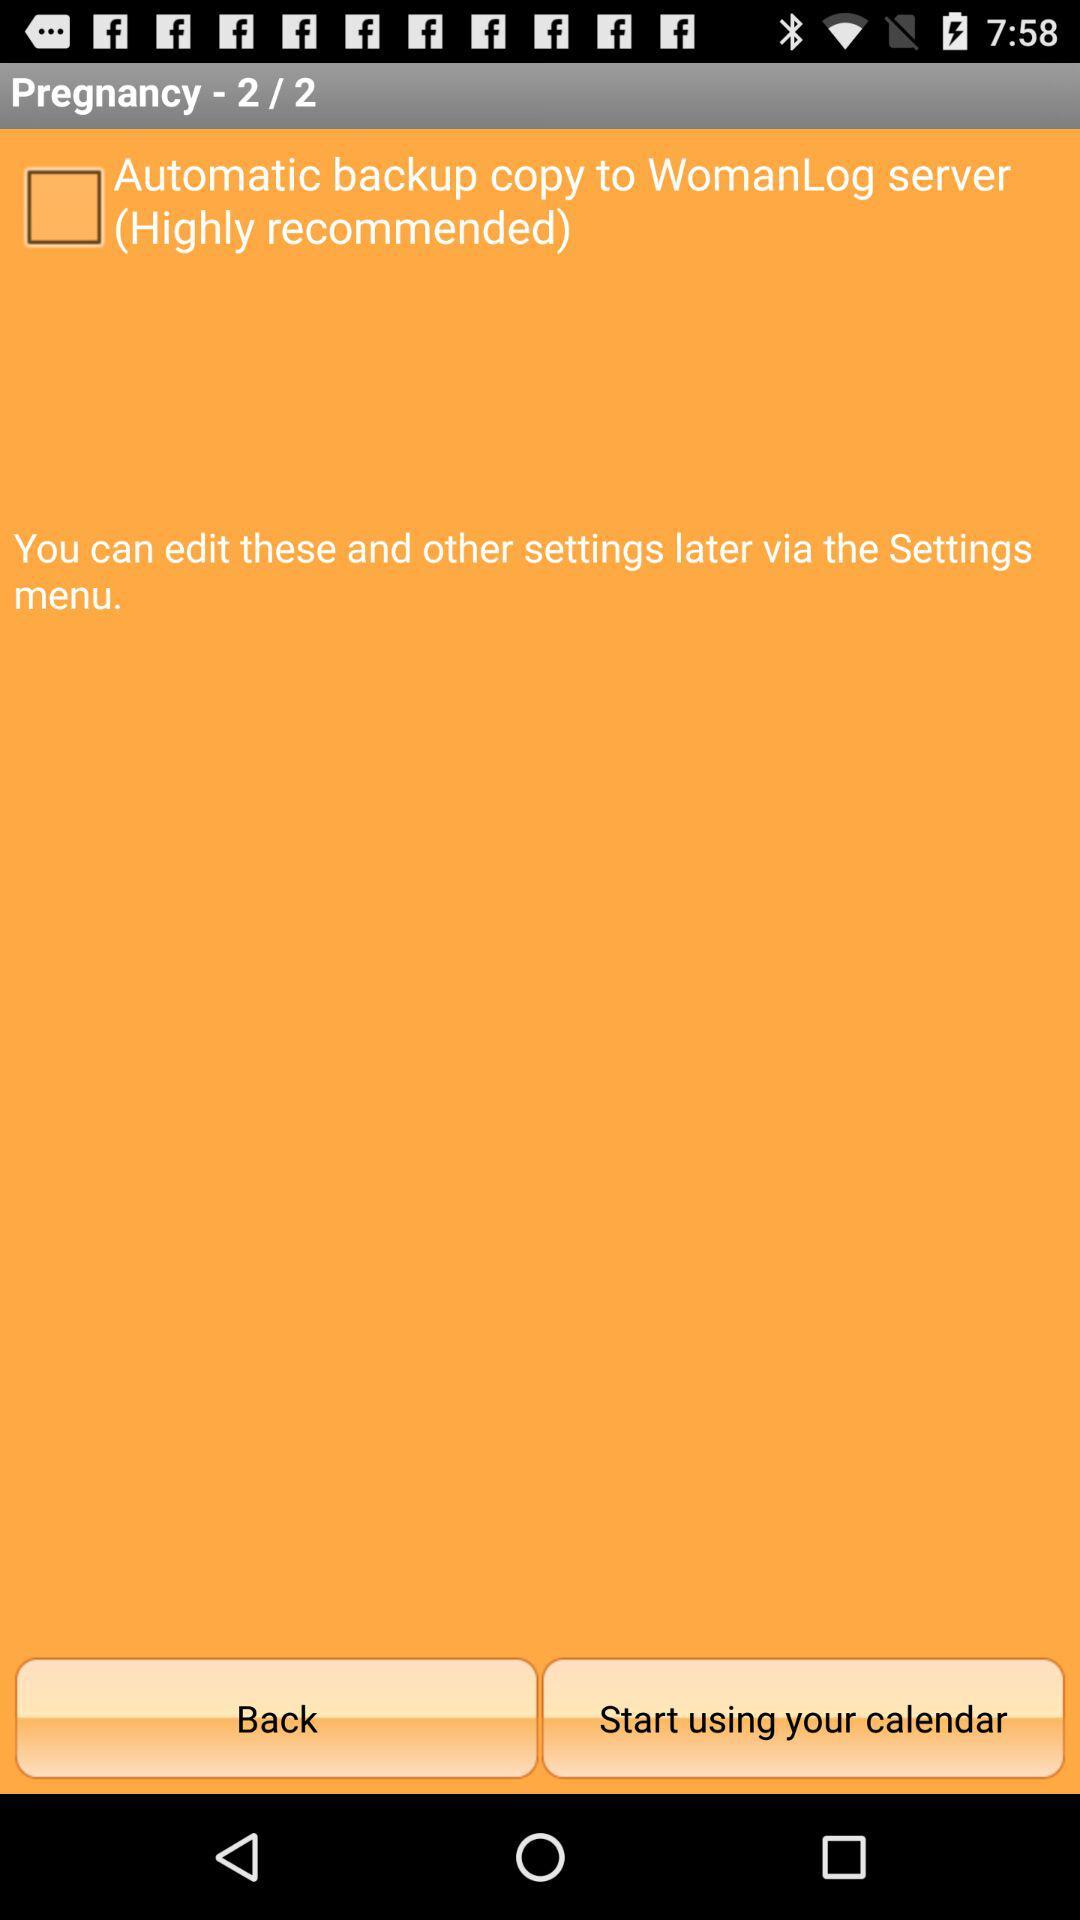 Image resolution: width=1080 pixels, height=1920 pixels. What do you see at coordinates (62, 205) in the screenshot?
I see `the app above you can edit app` at bounding box center [62, 205].